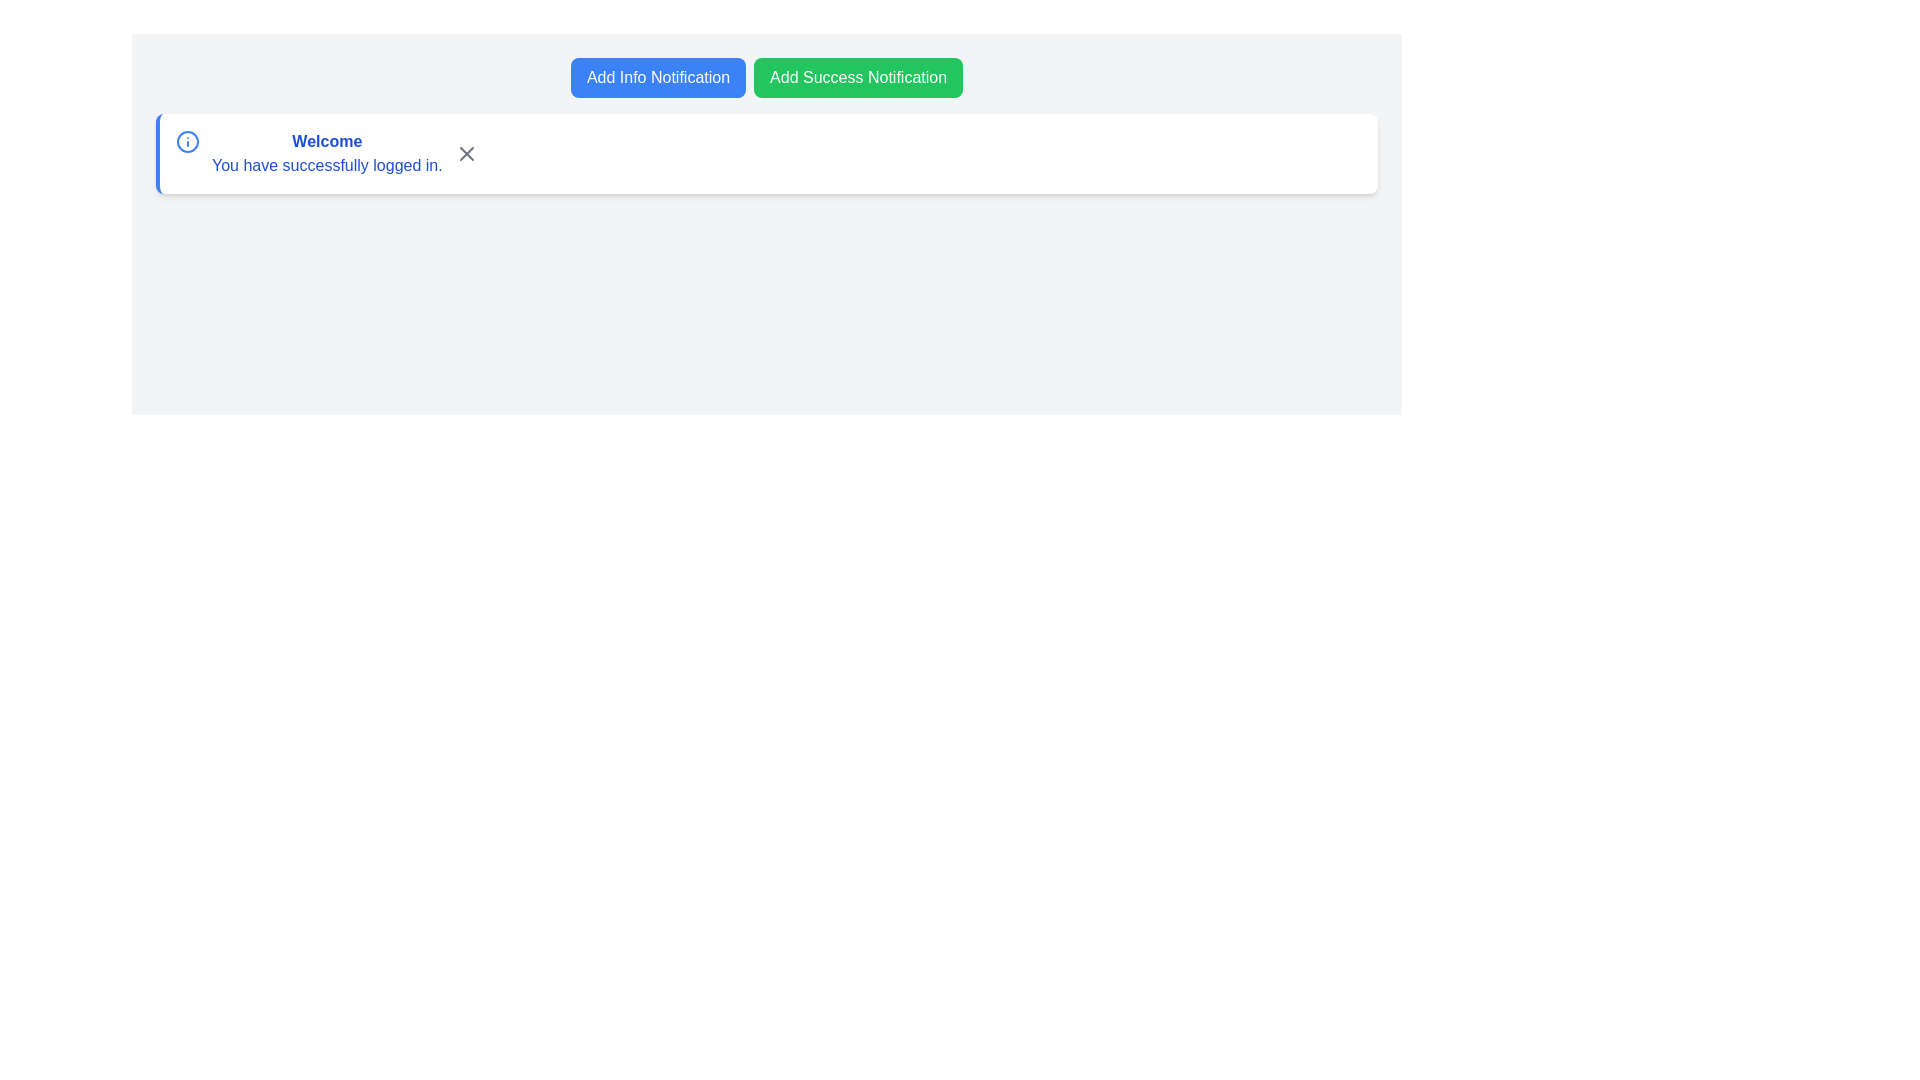 The image size is (1920, 1080). I want to click on the 'Welcome' text element, which is styled in bold and positioned at the top of the notification box in the upper-left section of the interface, so click(327, 141).